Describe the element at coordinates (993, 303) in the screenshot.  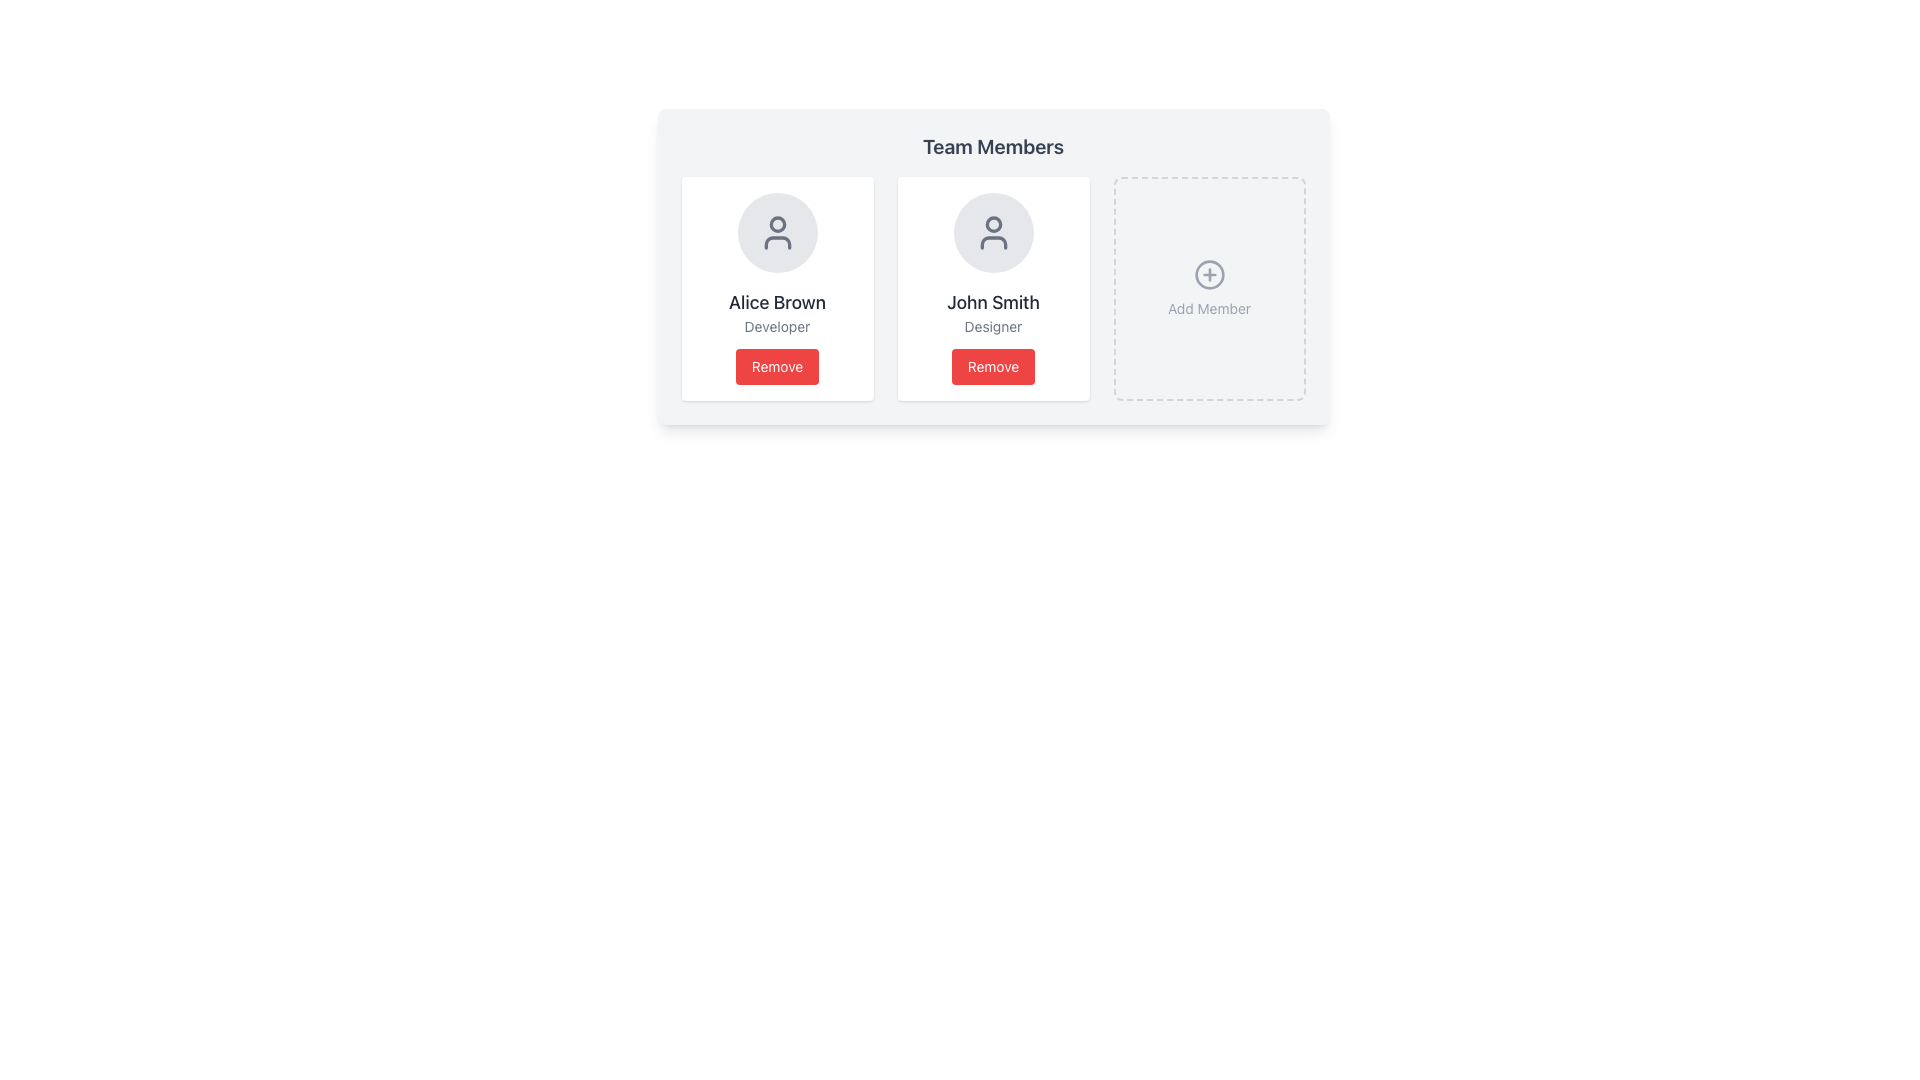
I see `the text label displaying 'John Smith' which identifies a team member in the second card under the 'Team Members' section` at that location.